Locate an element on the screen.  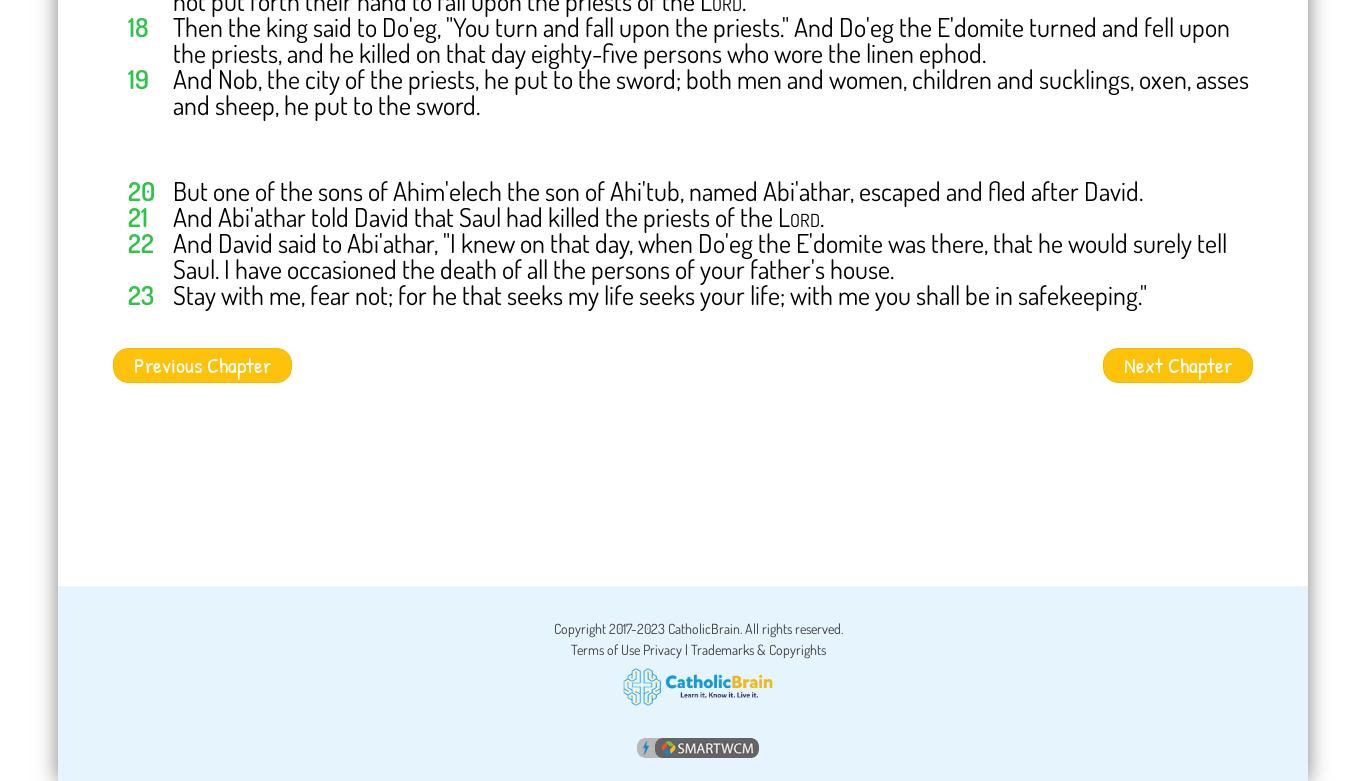
'Trademarks & Copyrights' is located at coordinates (757, 648).